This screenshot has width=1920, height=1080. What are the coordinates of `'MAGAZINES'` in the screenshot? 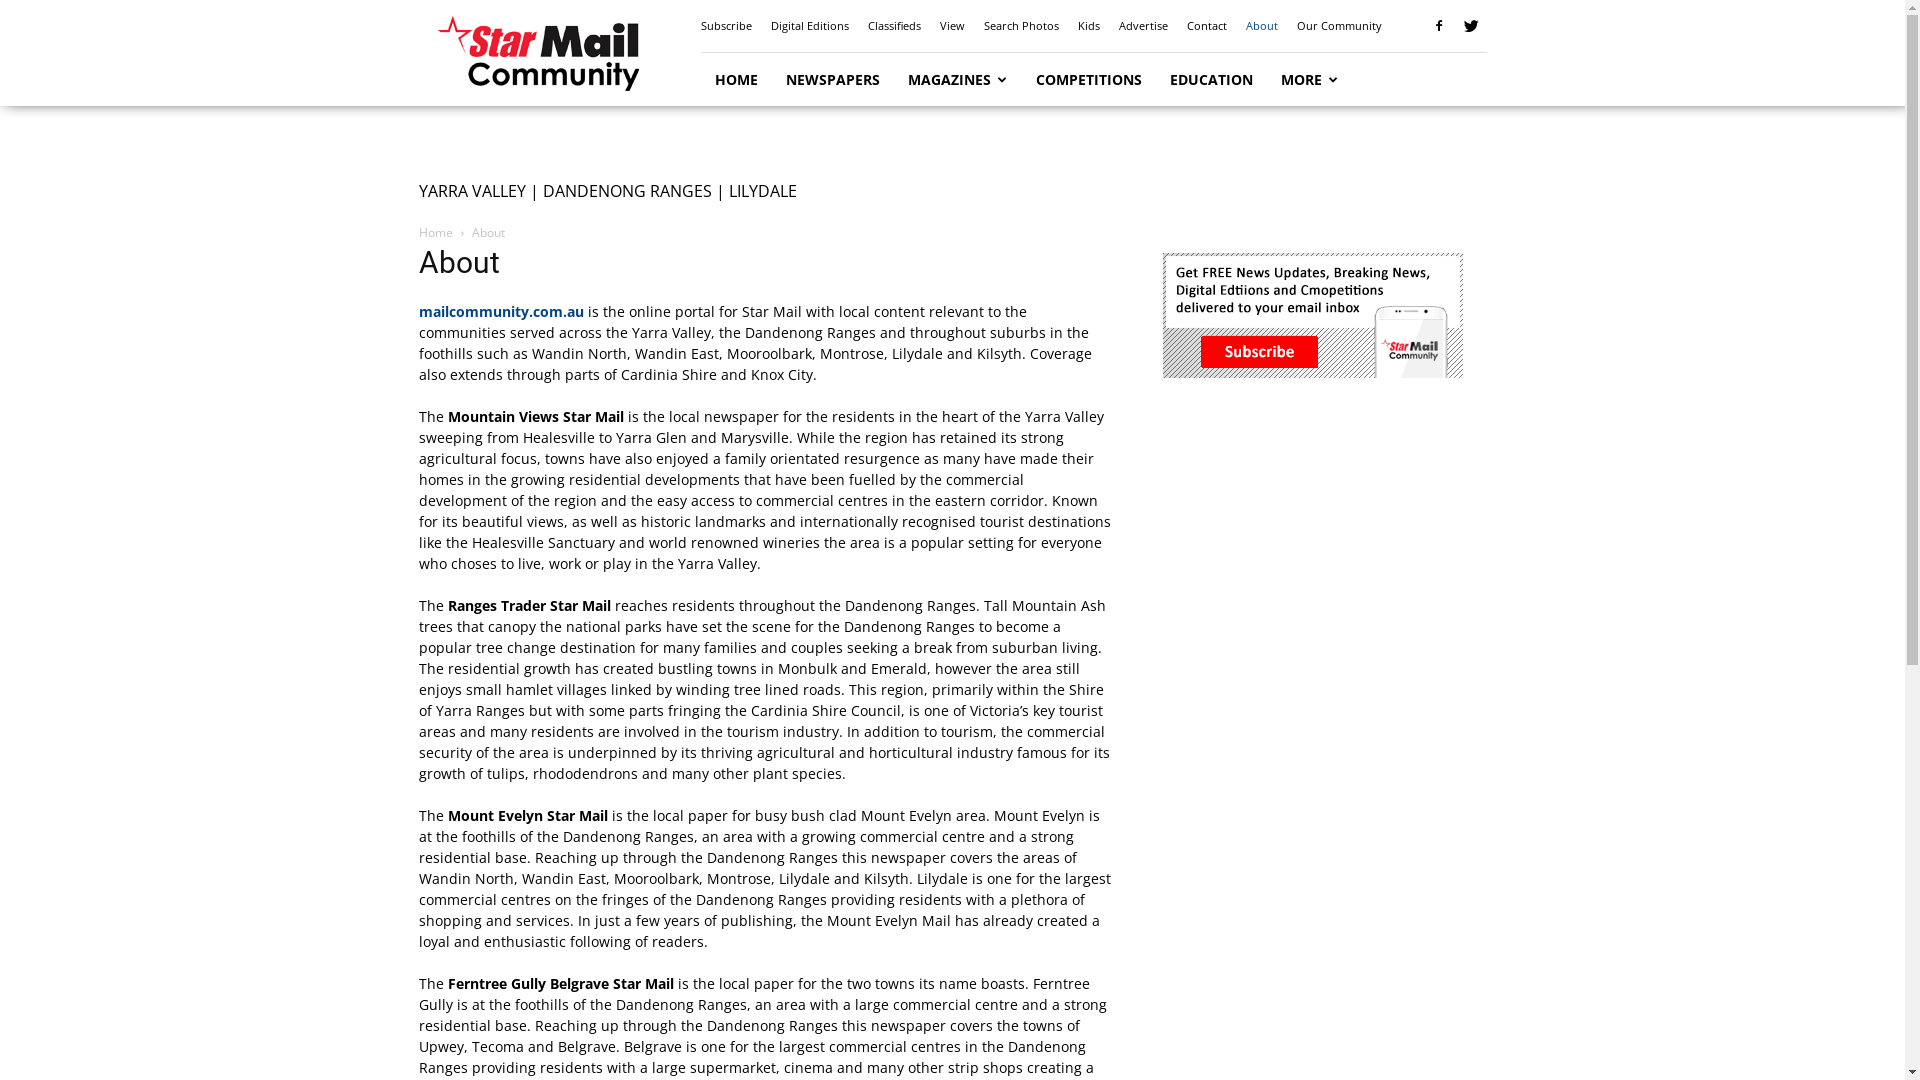 It's located at (957, 78).